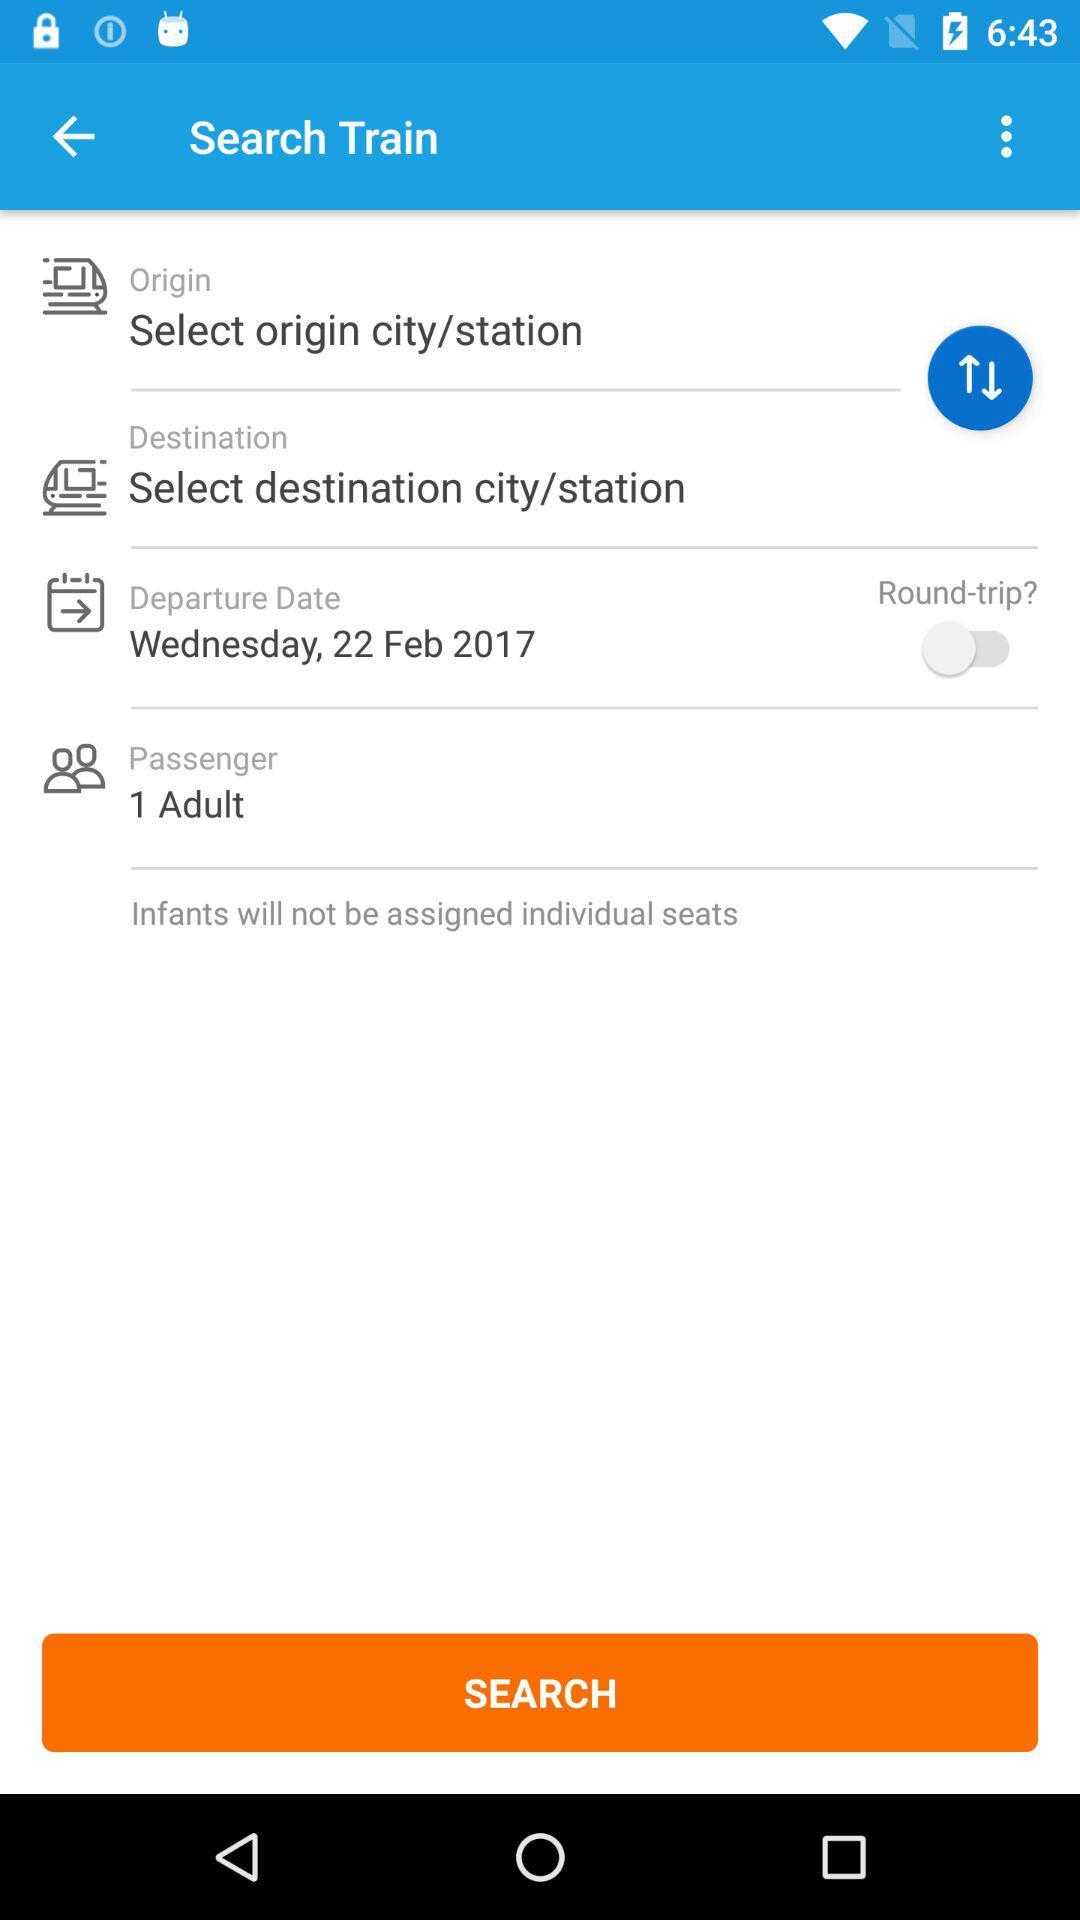 The width and height of the screenshot is (1080, 1920). Describe the element at coordinates (974, 648) in the screenshot. I see `would make the departure a round trip` at that location.